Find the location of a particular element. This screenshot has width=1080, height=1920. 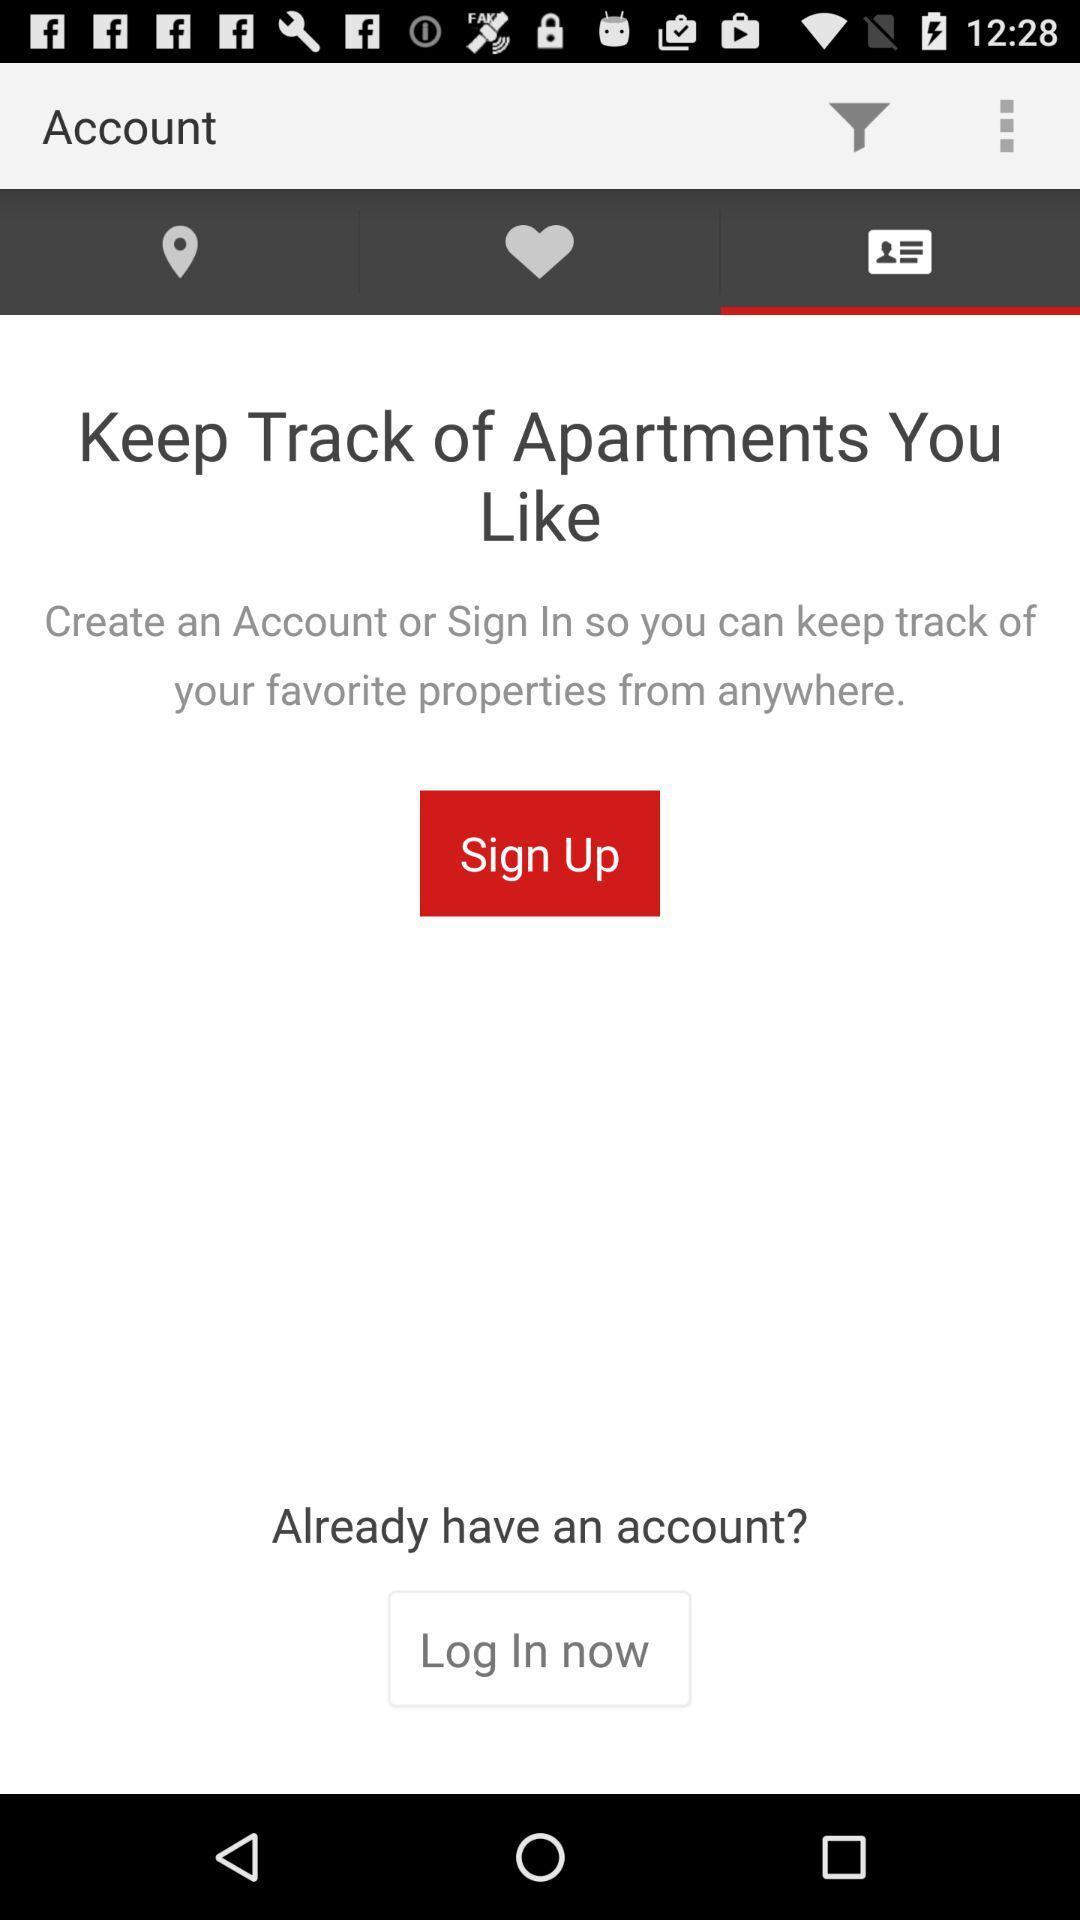

the item to the right of the account icon is located at coordinates (858, 124).